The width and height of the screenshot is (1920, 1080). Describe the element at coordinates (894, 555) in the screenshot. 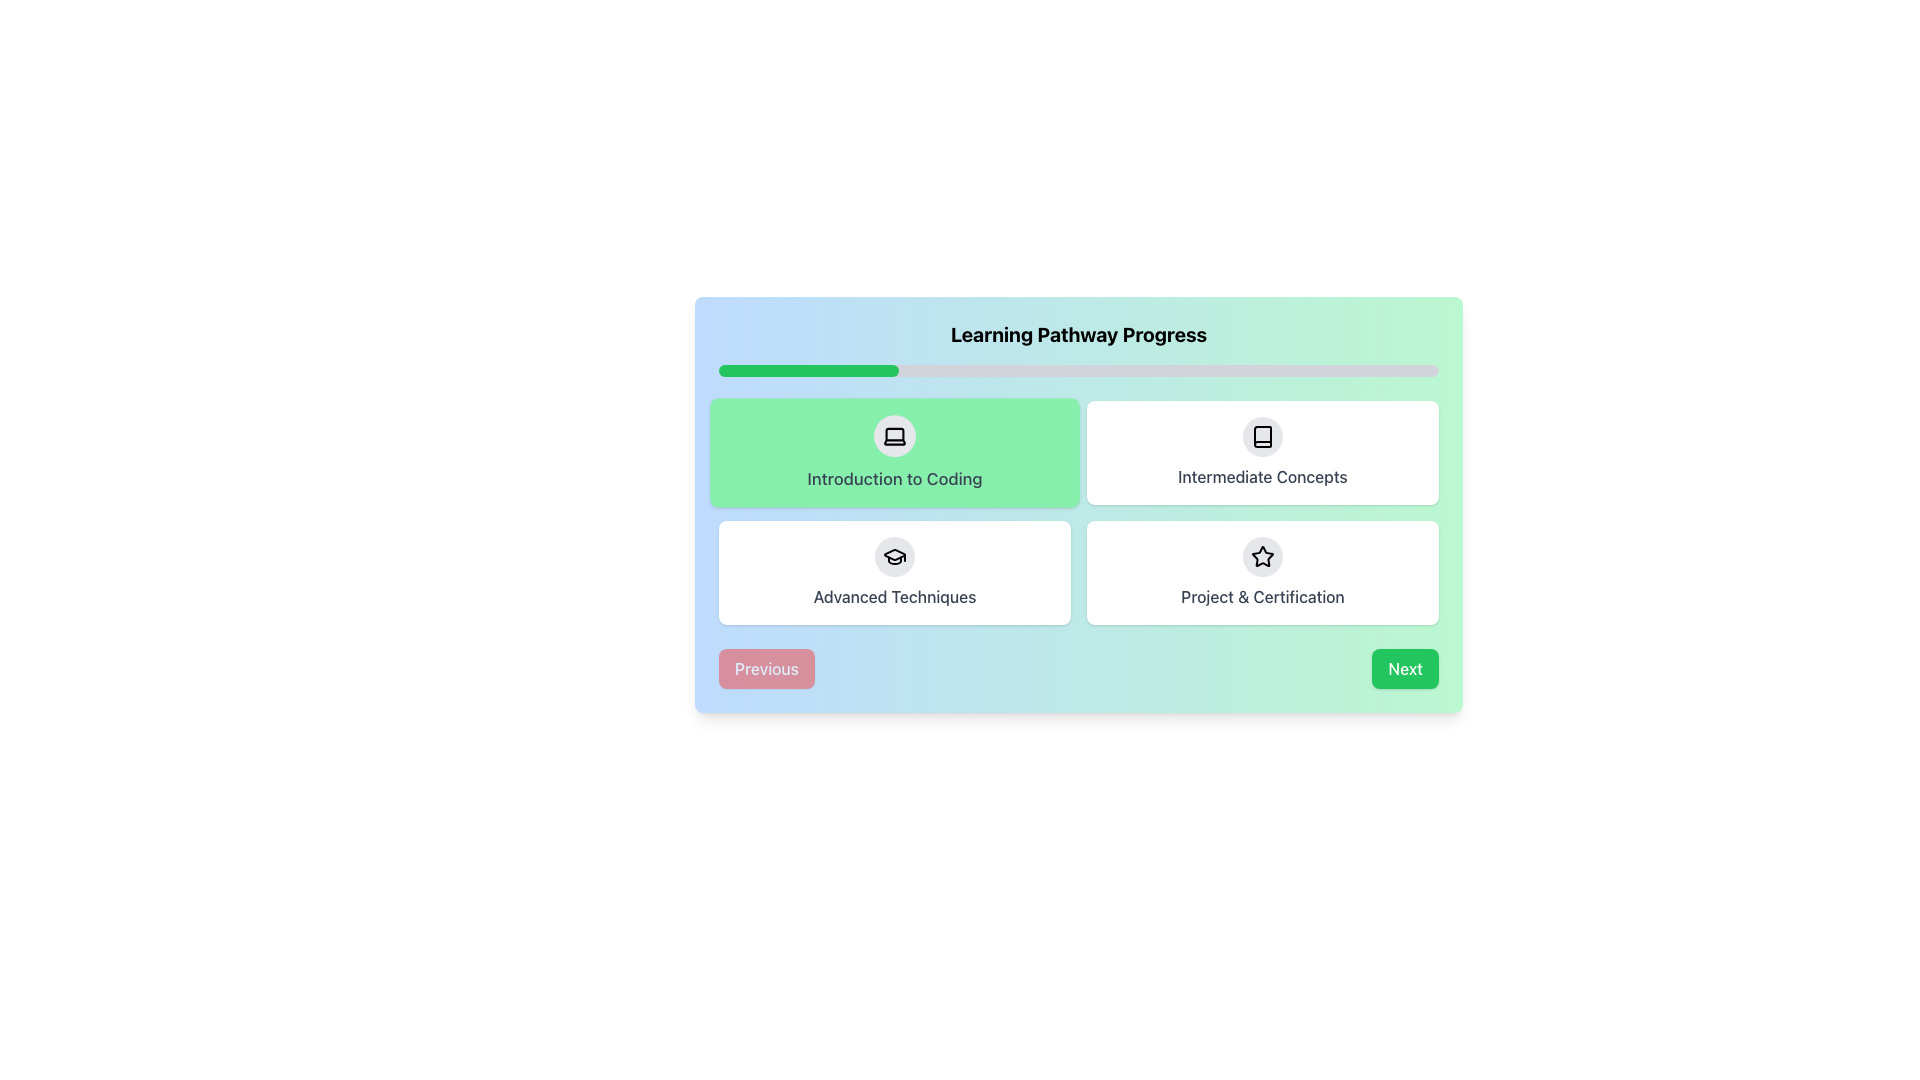

I see `the graduation cap icon located in the bottom-left quadrant of the interface within the 'Advanced Techniques' section` at that location.